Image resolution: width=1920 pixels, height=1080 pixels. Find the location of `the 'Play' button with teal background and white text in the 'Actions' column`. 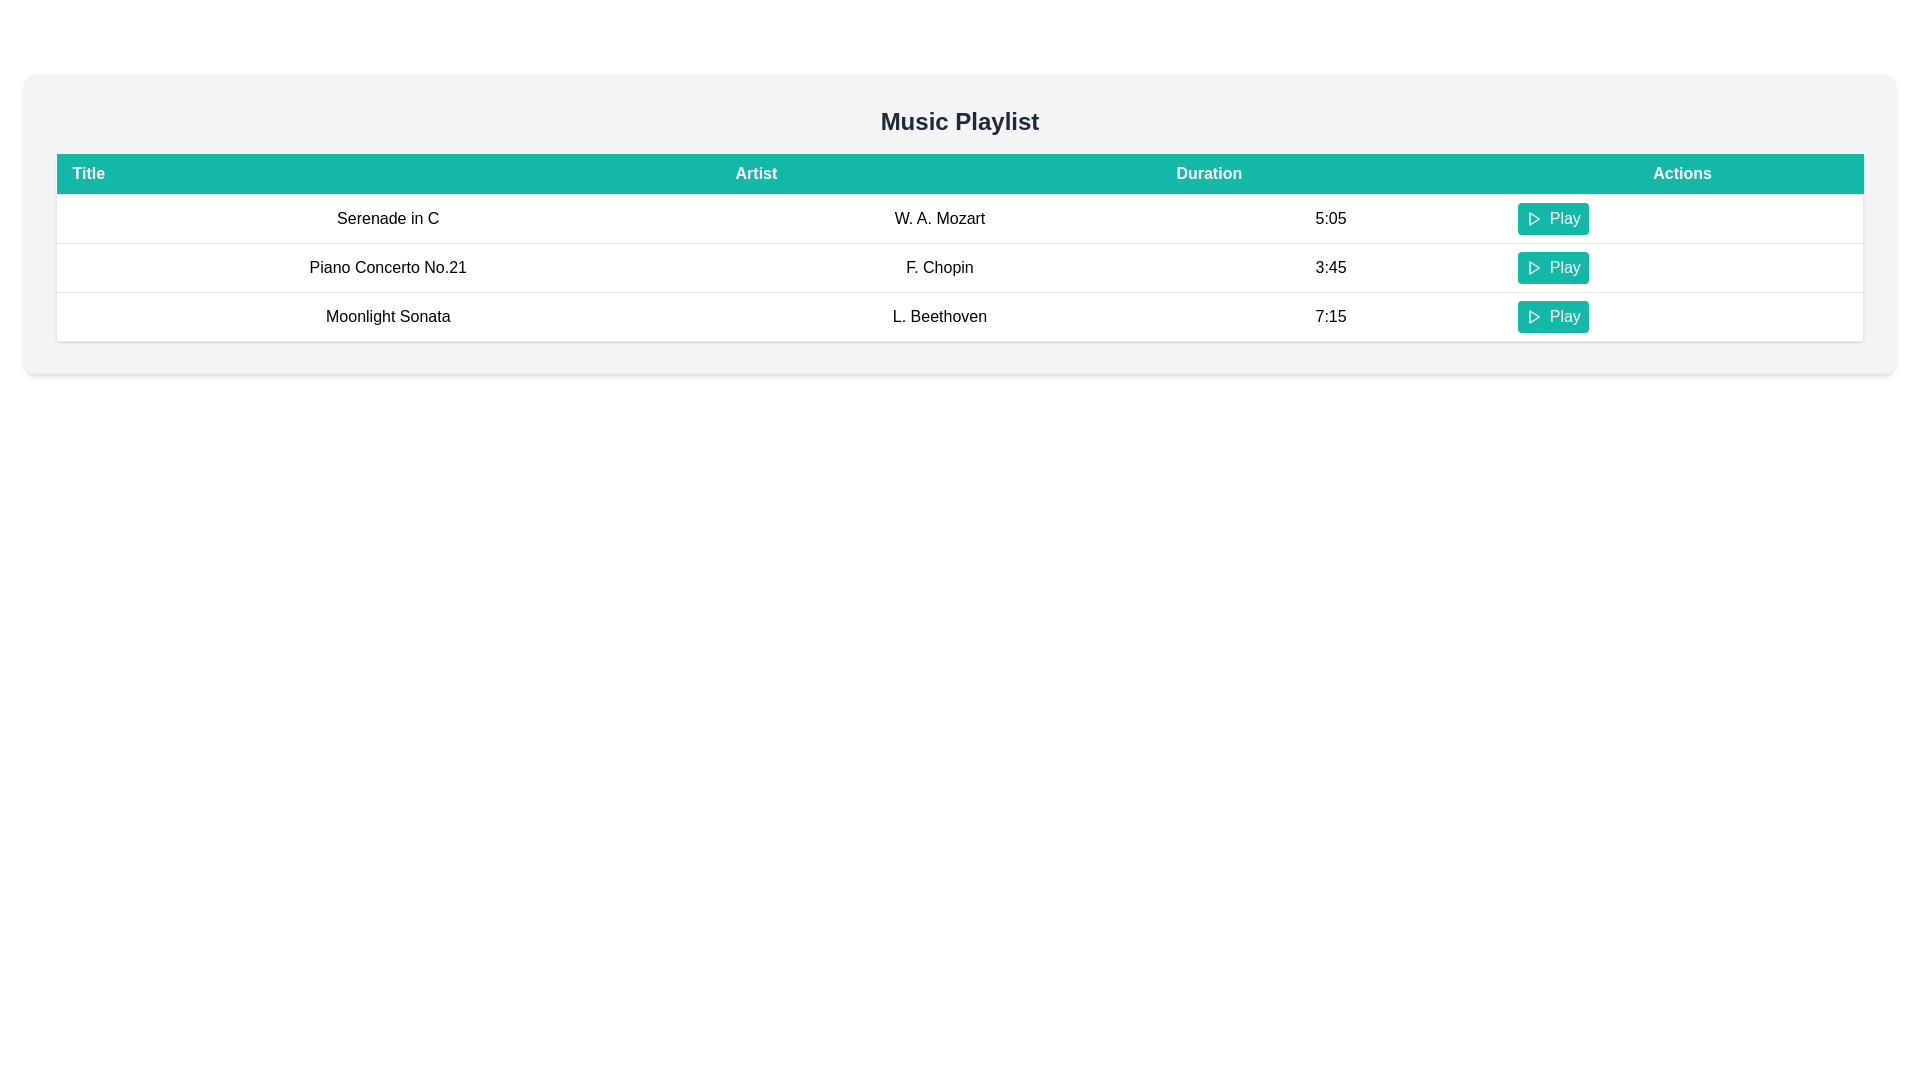

the 'Play' button with teal background and white text in the 'Actions' column is located at coordinates (1552, 219).